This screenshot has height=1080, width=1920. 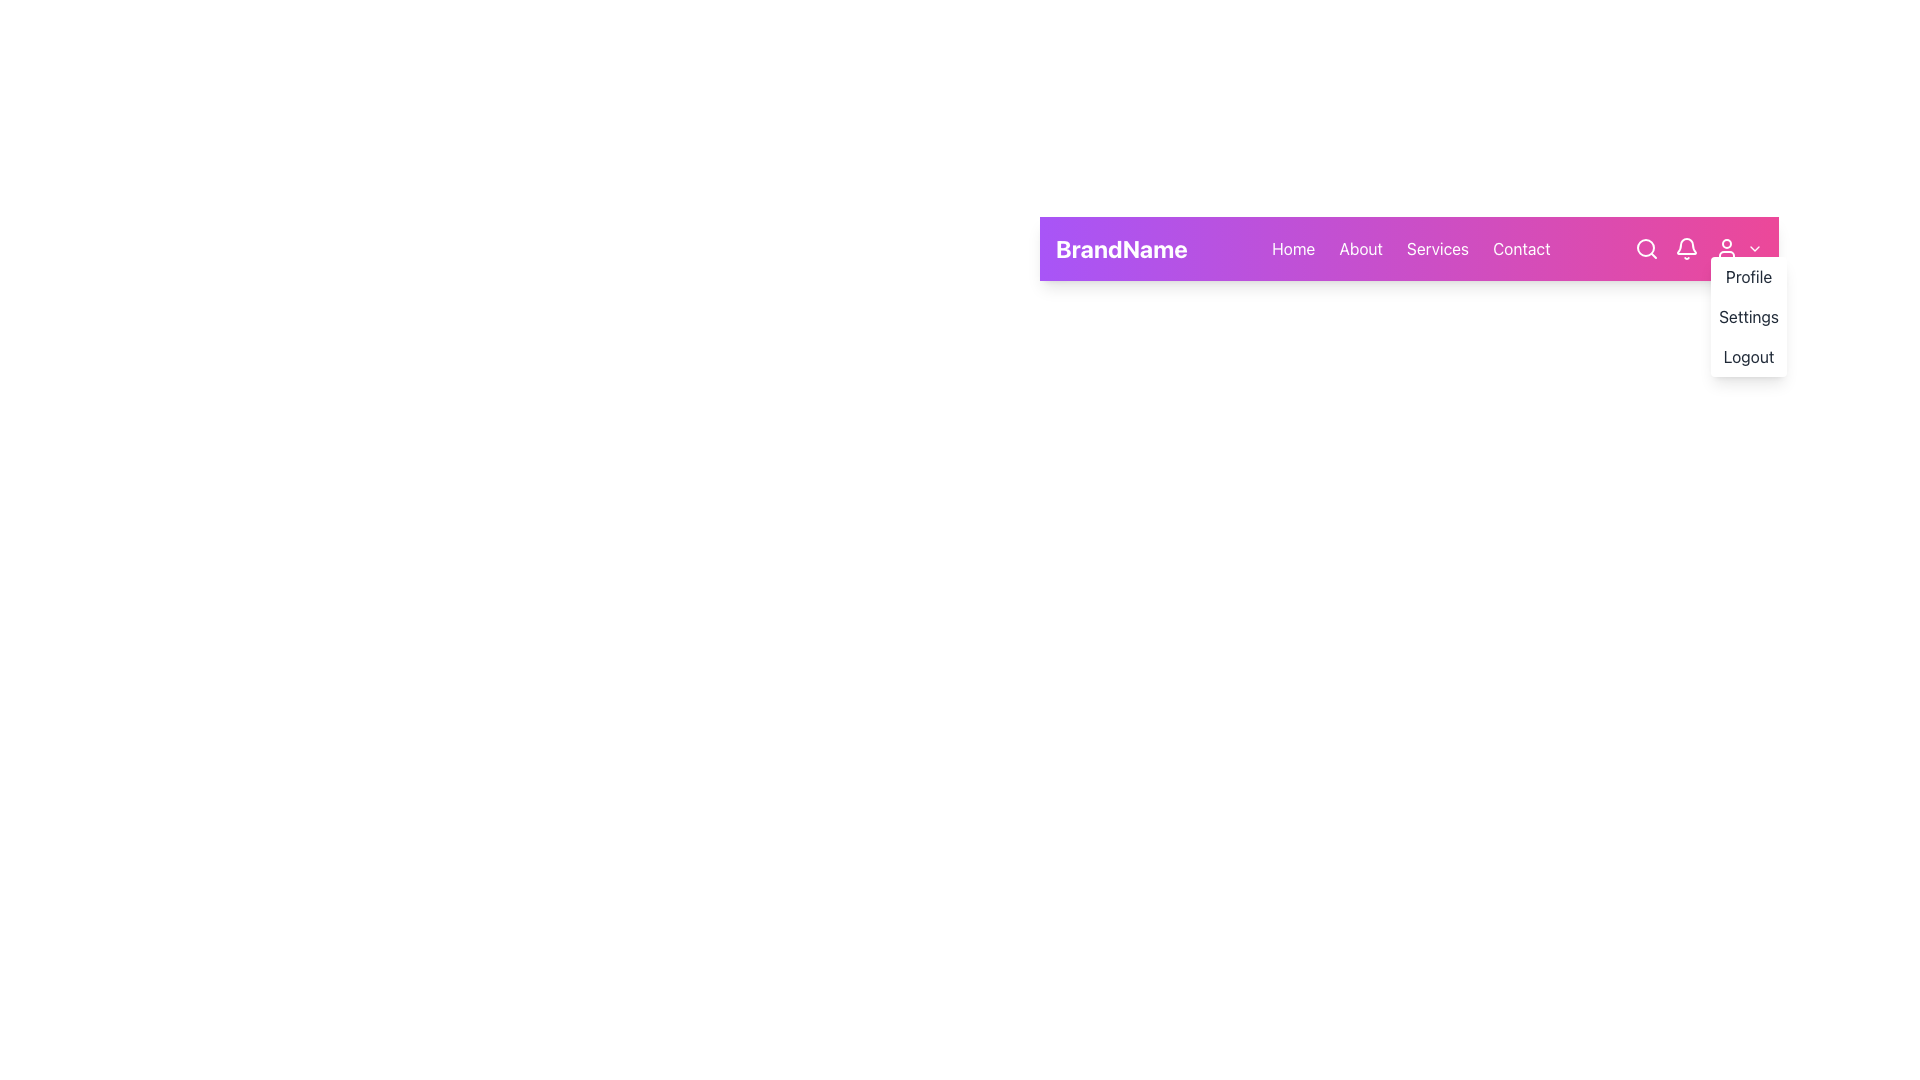 I want to click on the Navbar navigation links ('Home', 'About', 'Services', 'Contact'), so click(x=1410, y=248).